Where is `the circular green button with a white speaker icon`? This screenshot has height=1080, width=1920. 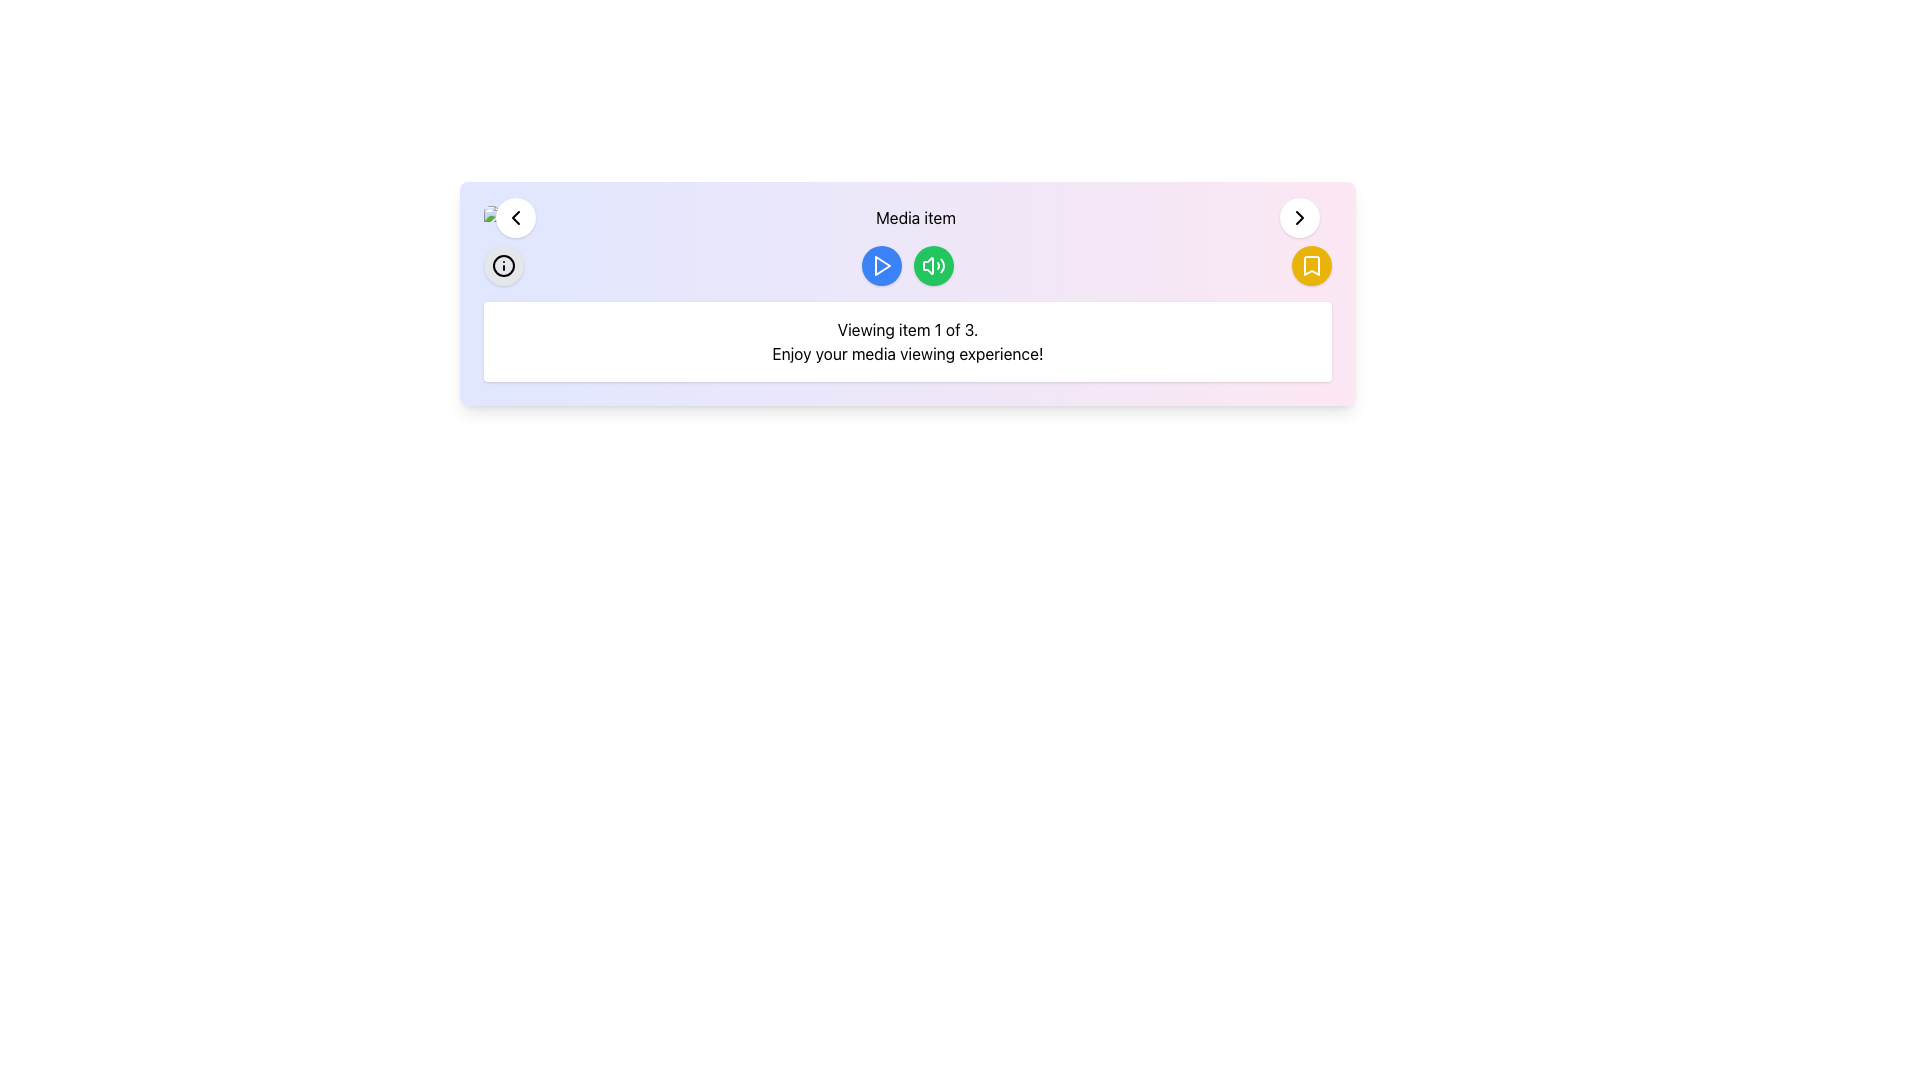 the circular green button with a white speaker icon is located at coordinates (933, 265).